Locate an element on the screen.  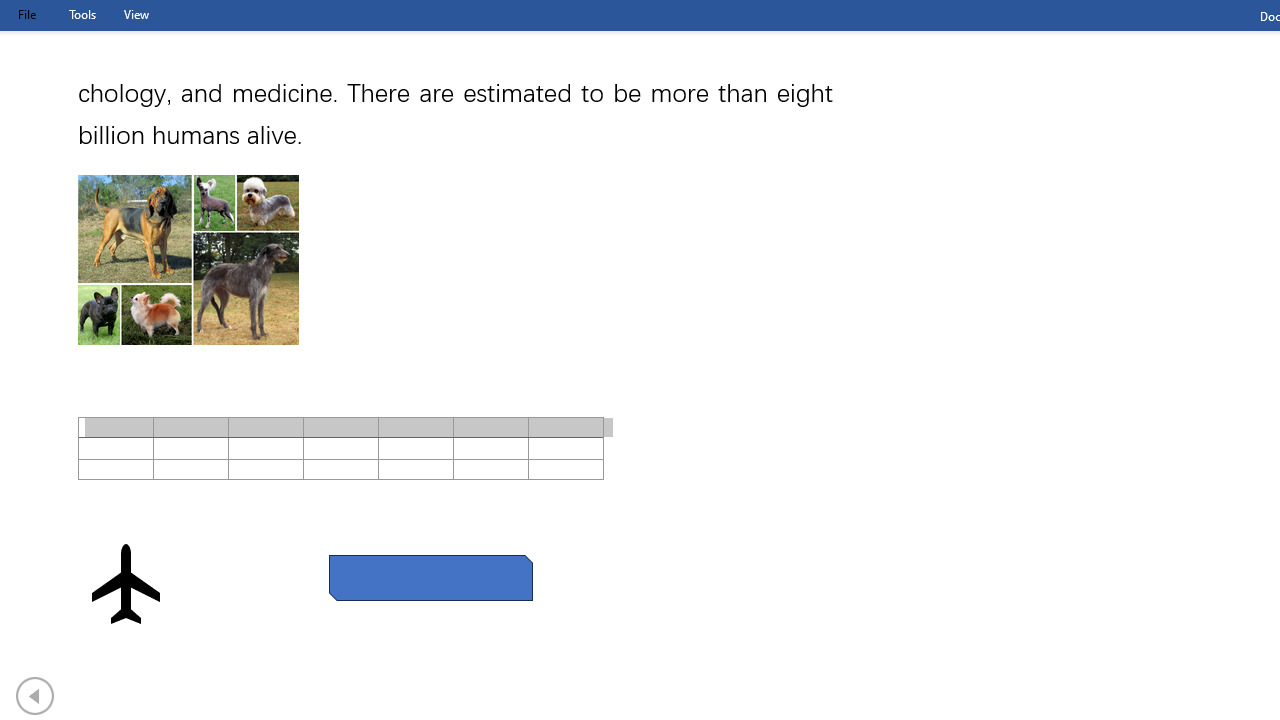
'Morphological variation in six dogs' is located at coordinates (188, 258).